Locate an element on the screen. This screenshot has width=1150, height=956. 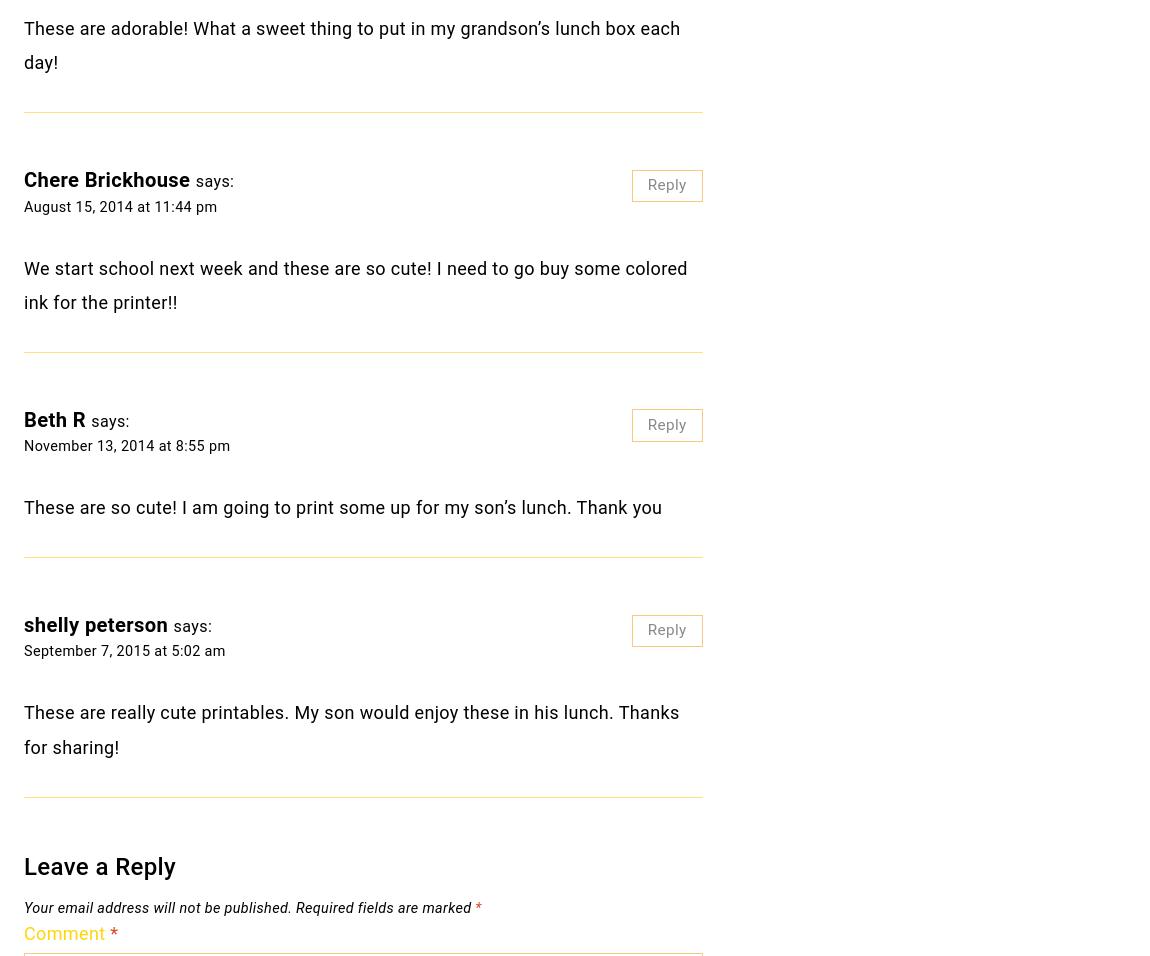
'Required fields are marked' is located at coordinates (296, 907).